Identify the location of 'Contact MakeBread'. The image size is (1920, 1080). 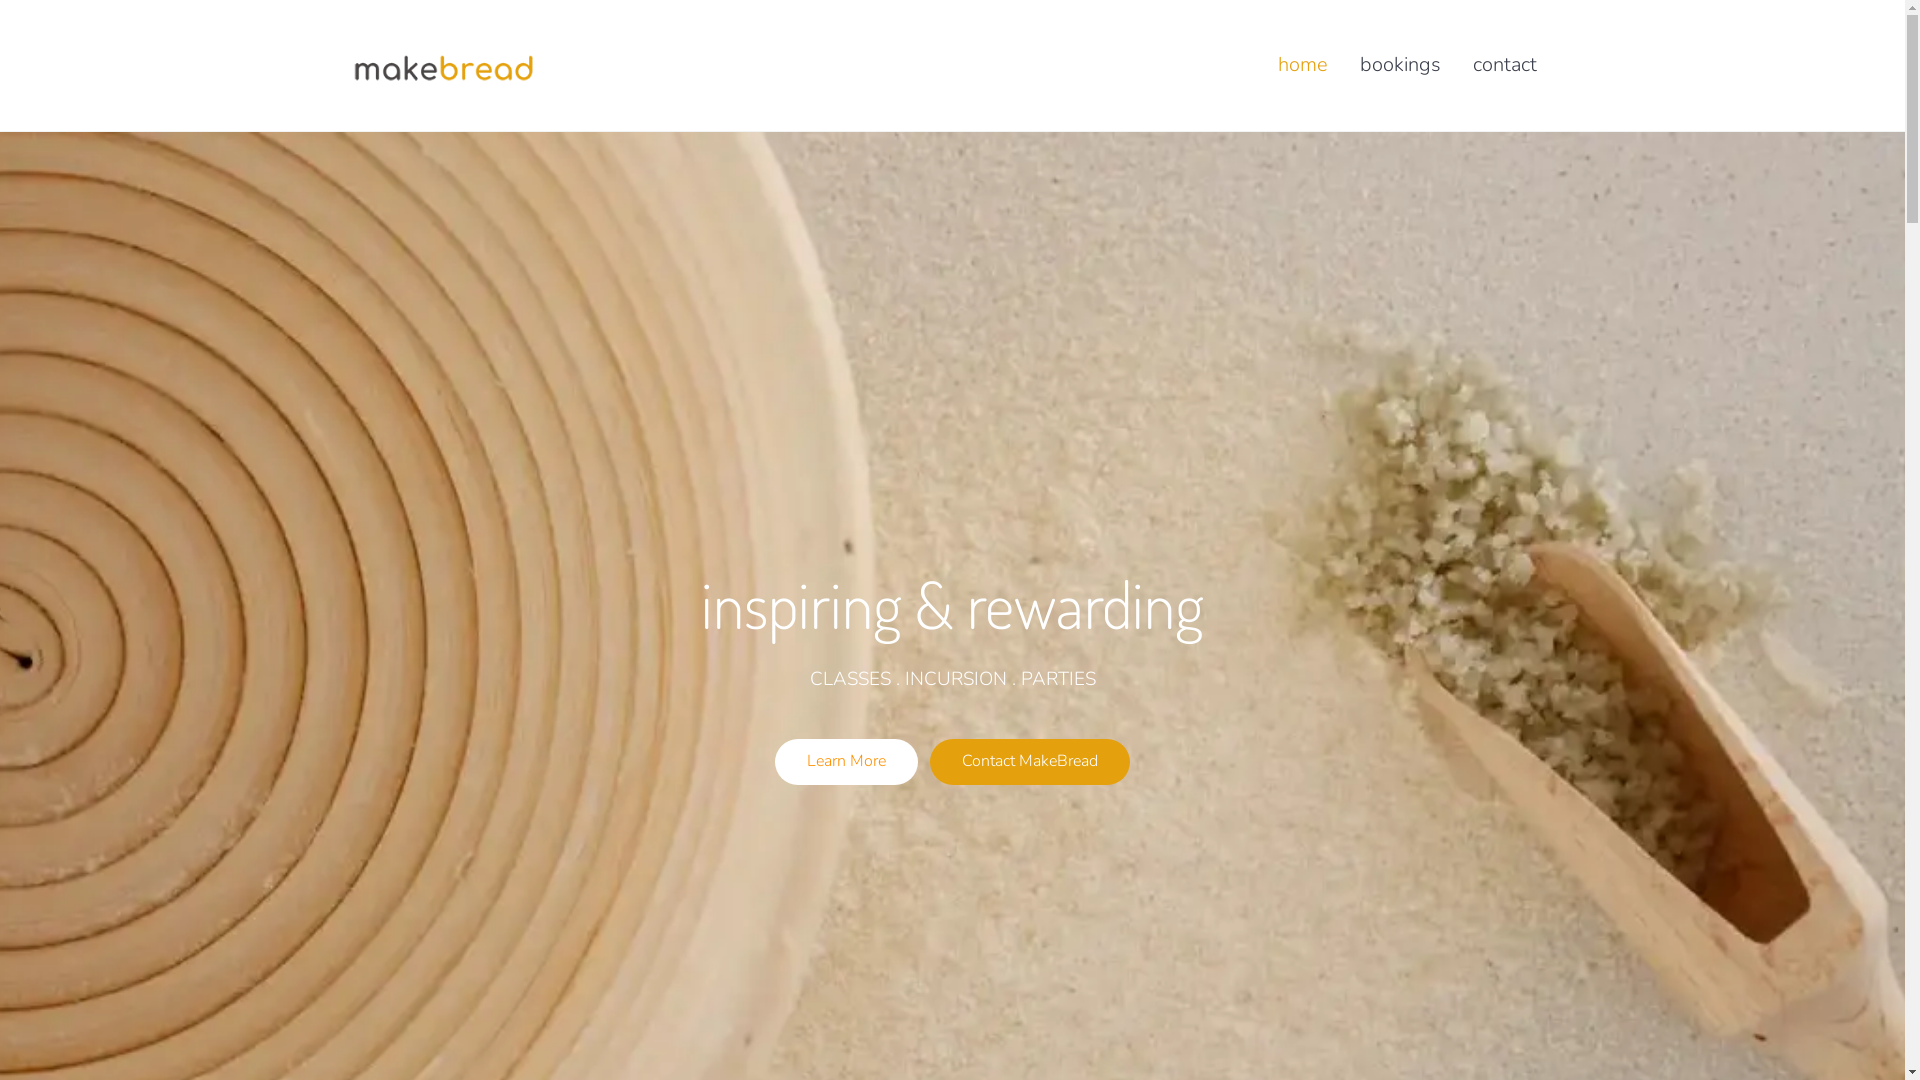
(1030, 762).